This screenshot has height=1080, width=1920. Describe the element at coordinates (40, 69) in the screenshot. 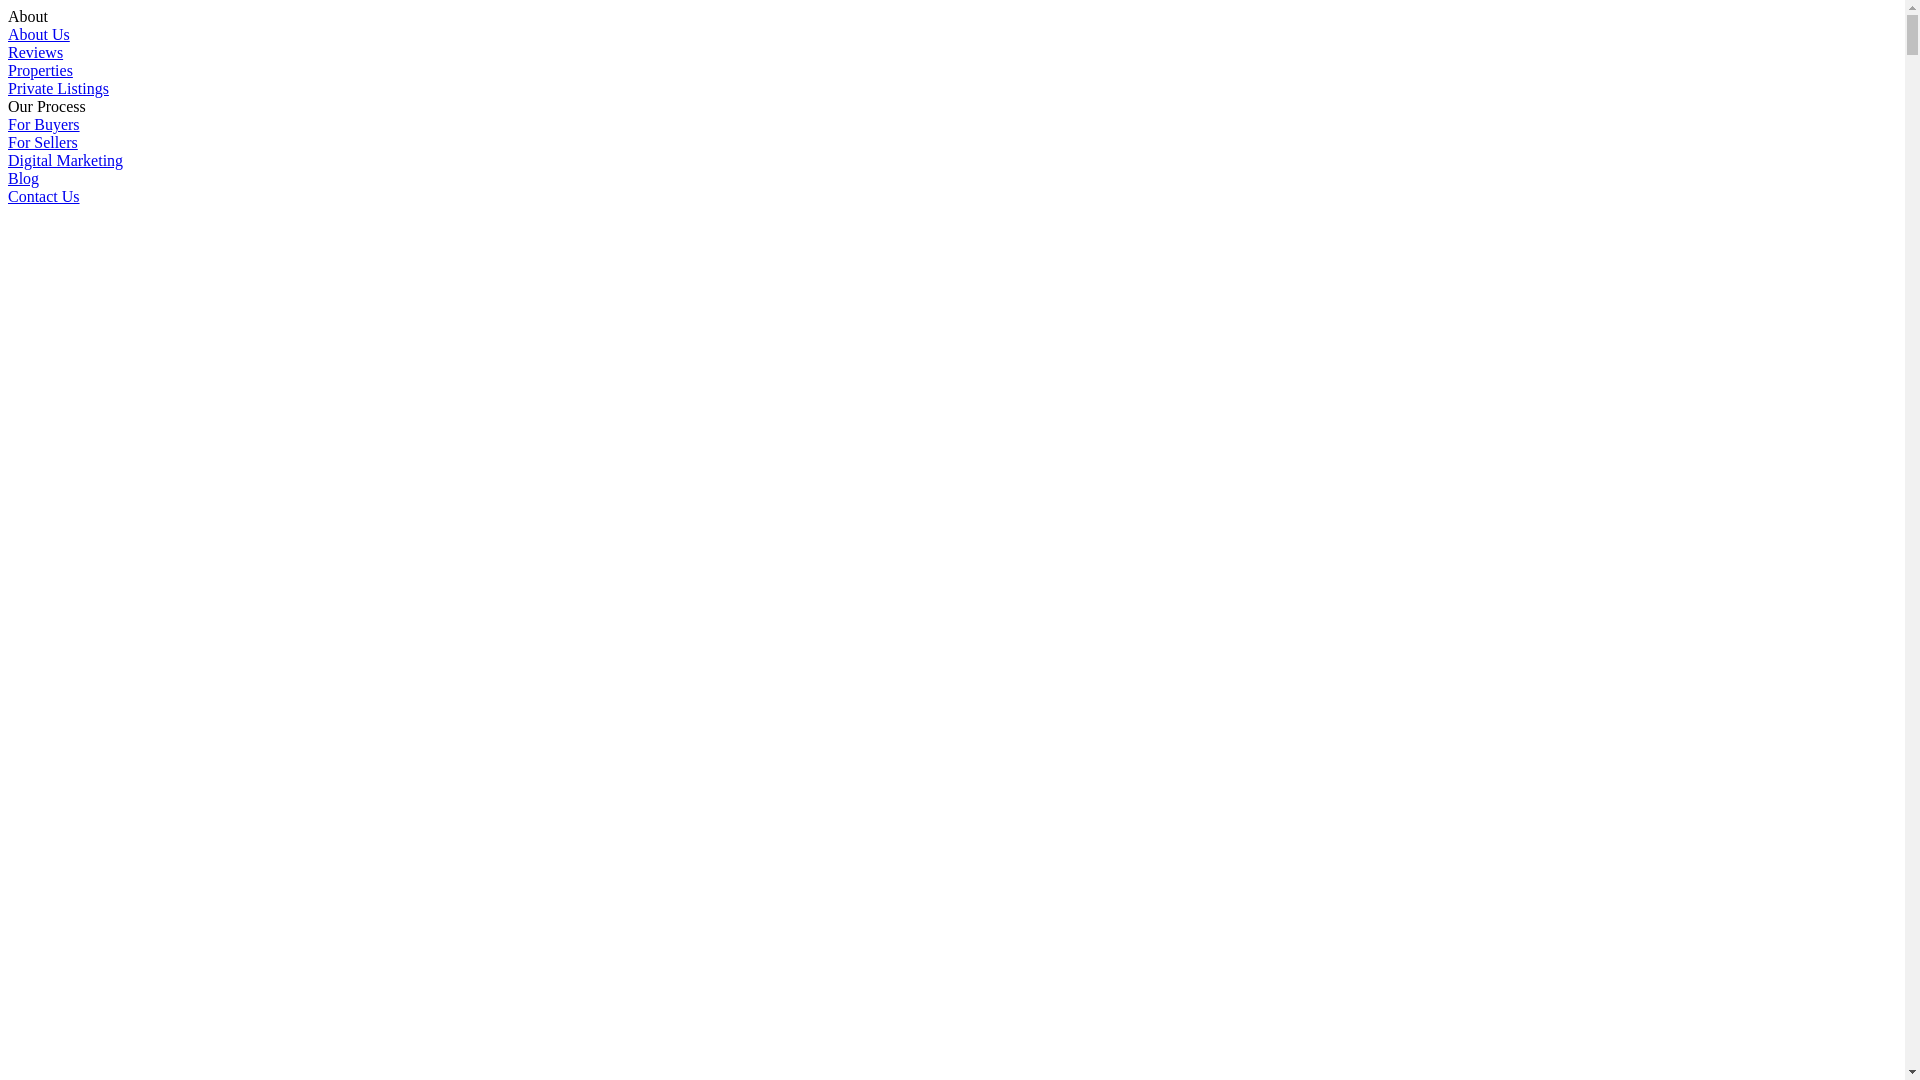

I see `'Properties'` at that location.